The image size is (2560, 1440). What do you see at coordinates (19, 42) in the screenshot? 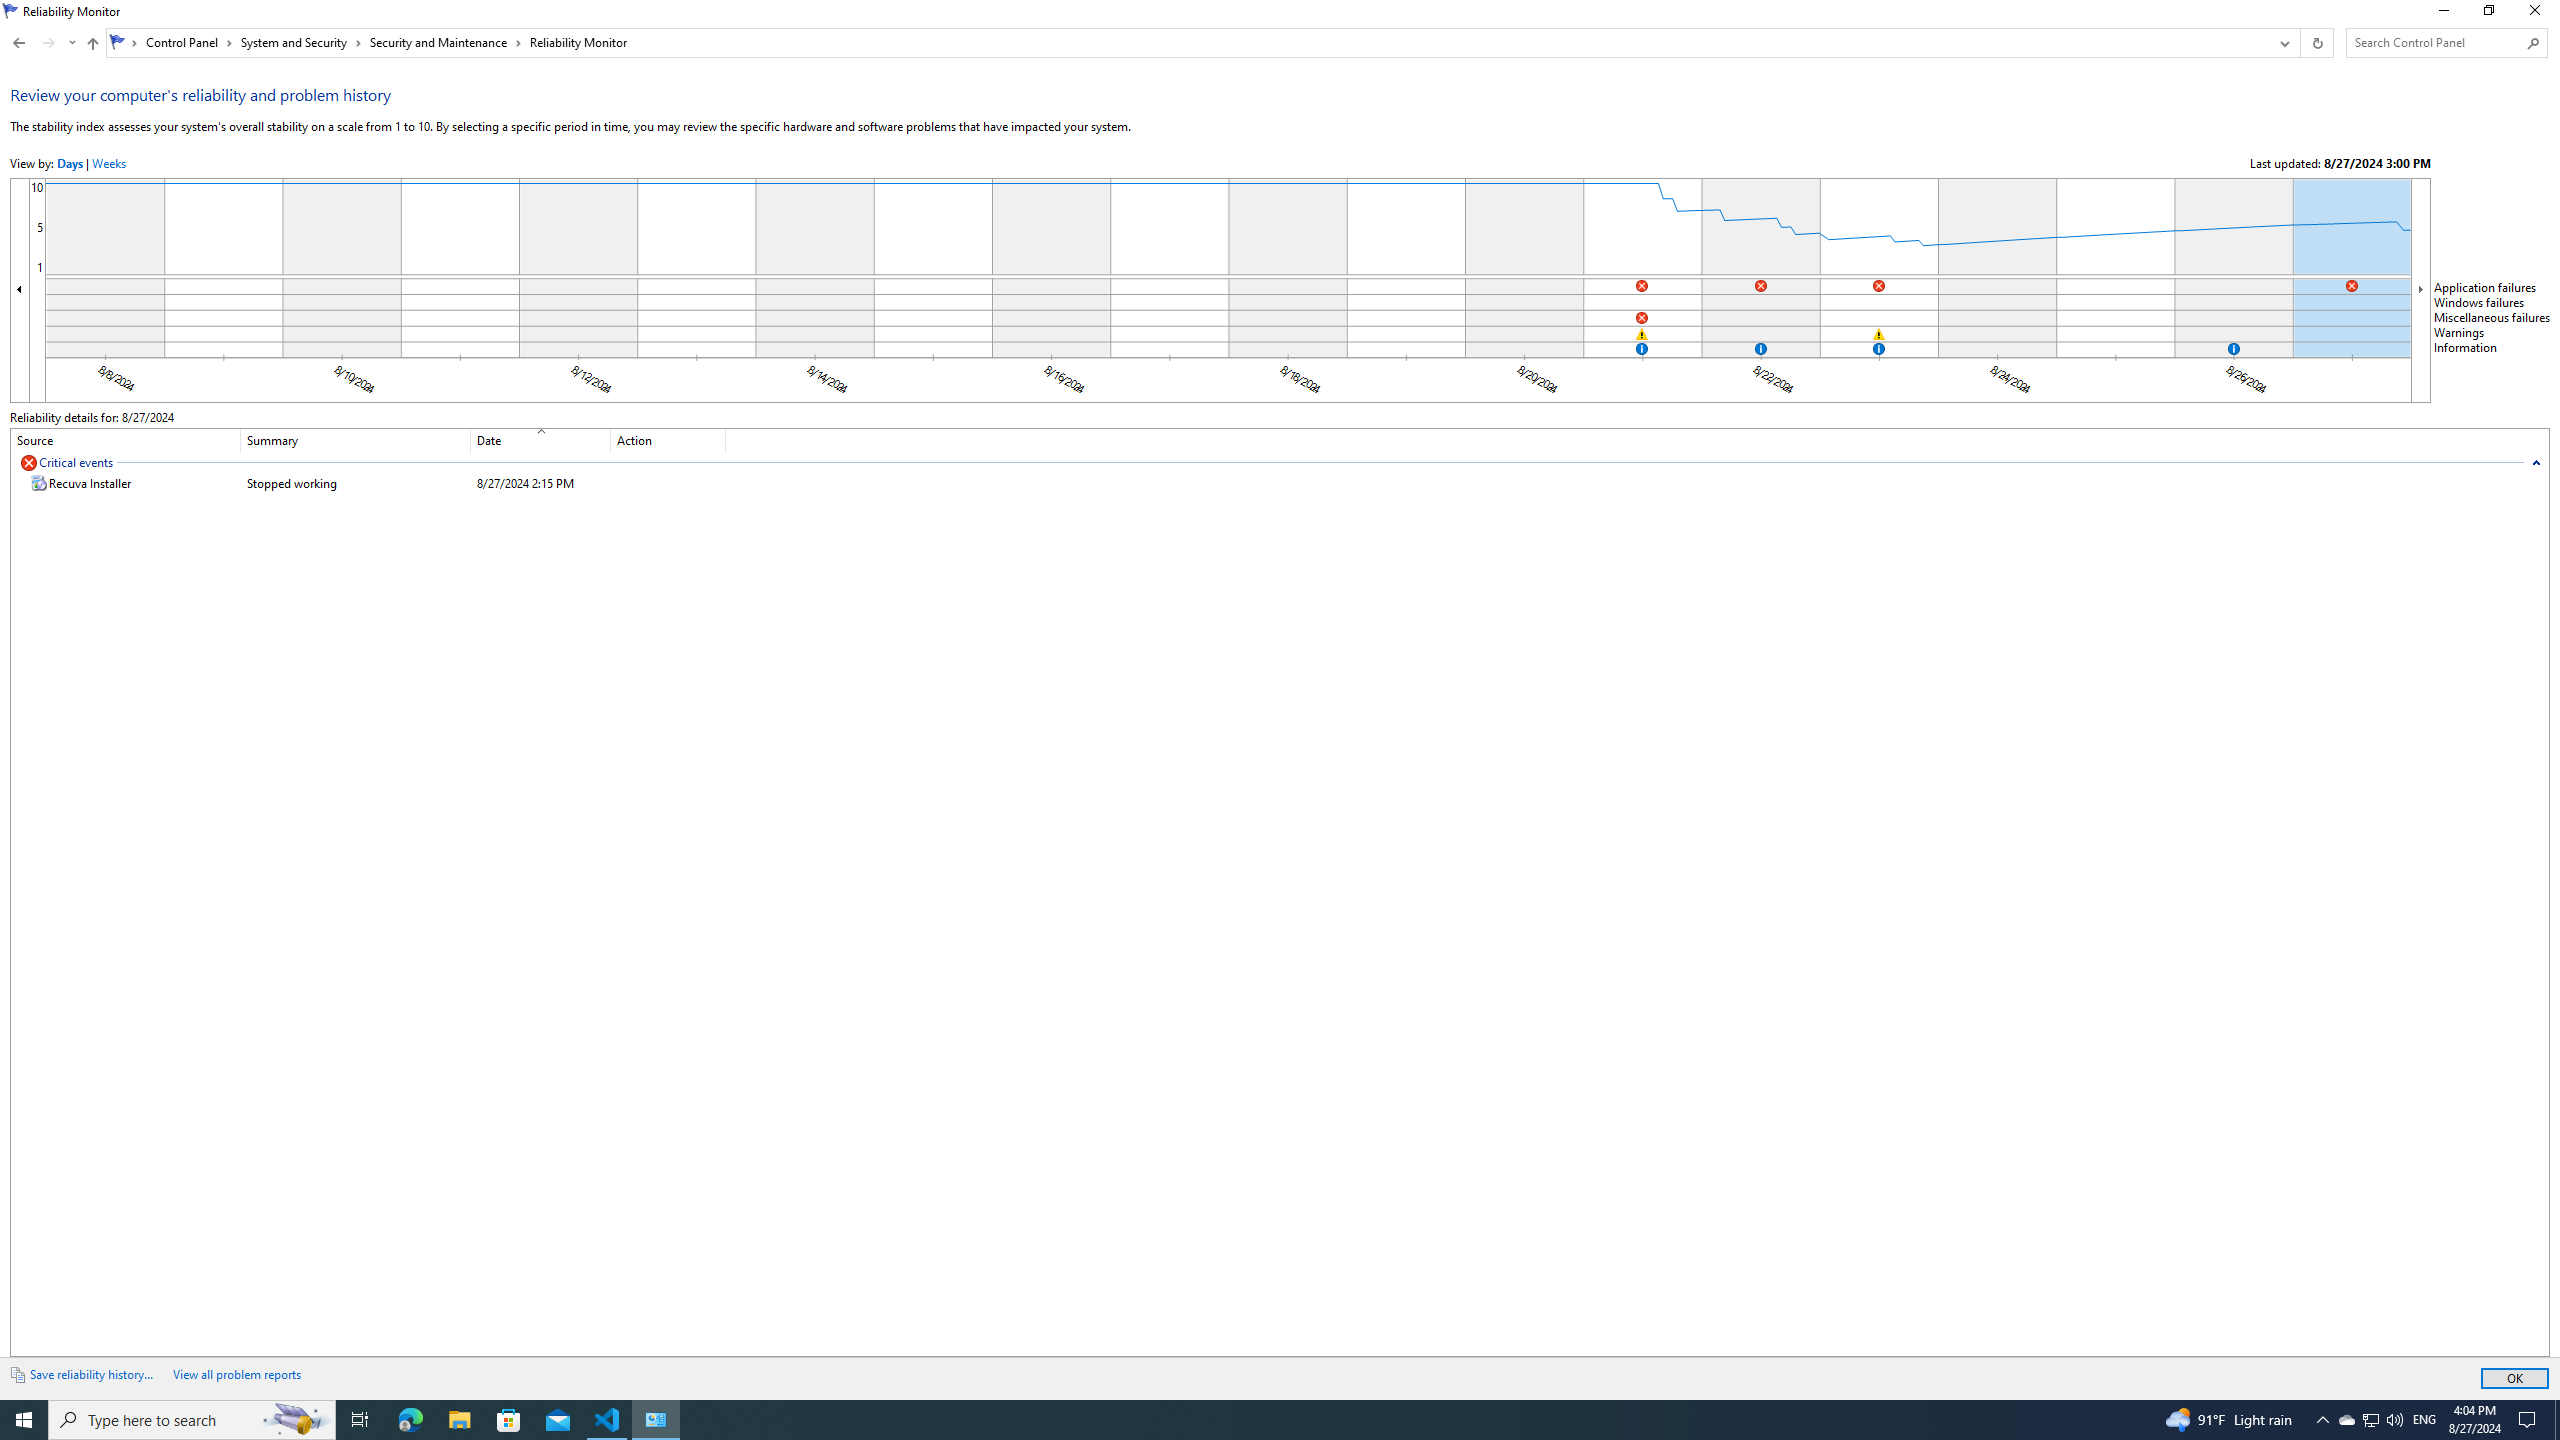
I see `'Back to Security and Maintenance (Alt + Left Arrow)'` at bounding box center [19, 42].